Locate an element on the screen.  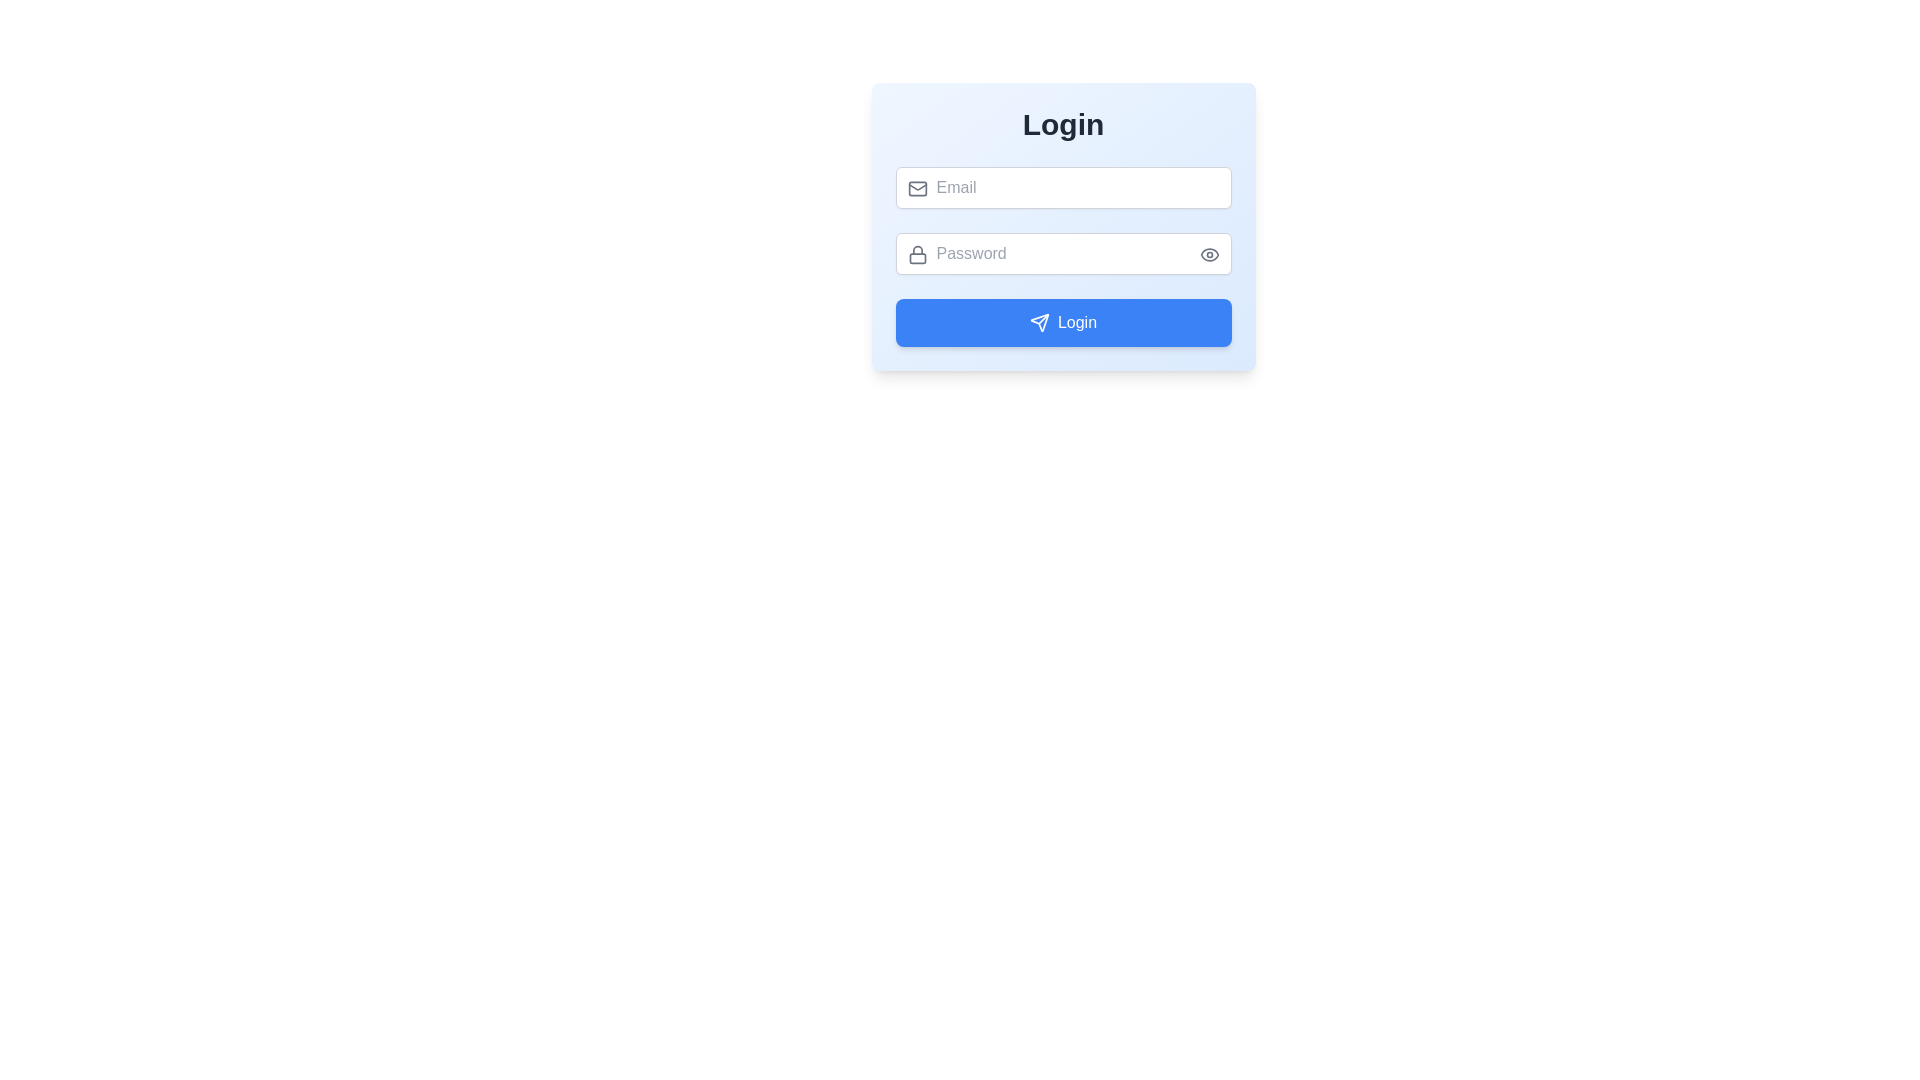
the decorative graphic element that serves as the background for the lock icon, which is positioned before the password input field in the login form is located at coordinates (916, 257).